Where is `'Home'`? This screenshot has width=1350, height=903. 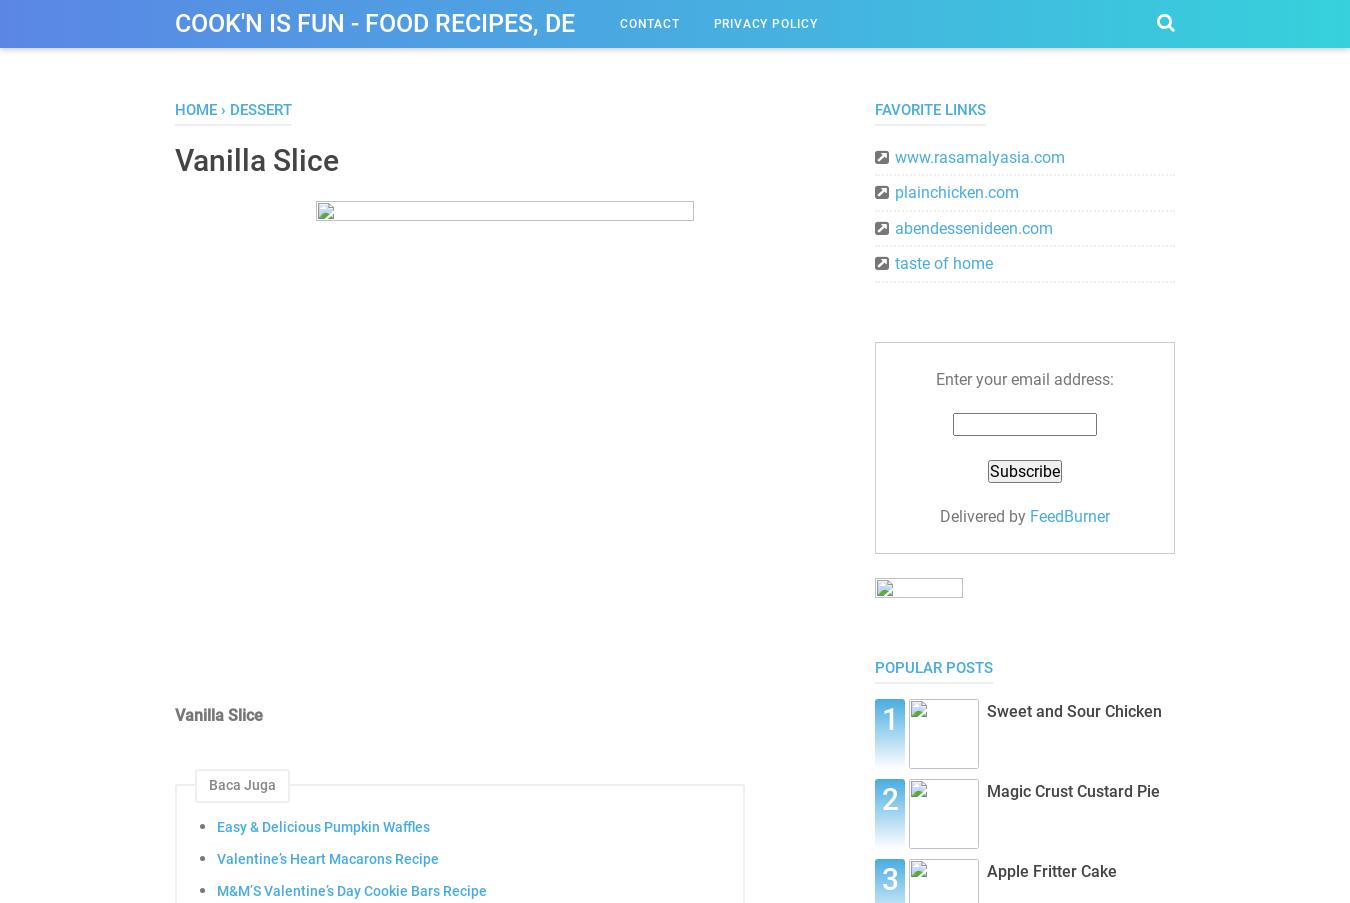 'Home' is located at coordinates (196, 109).